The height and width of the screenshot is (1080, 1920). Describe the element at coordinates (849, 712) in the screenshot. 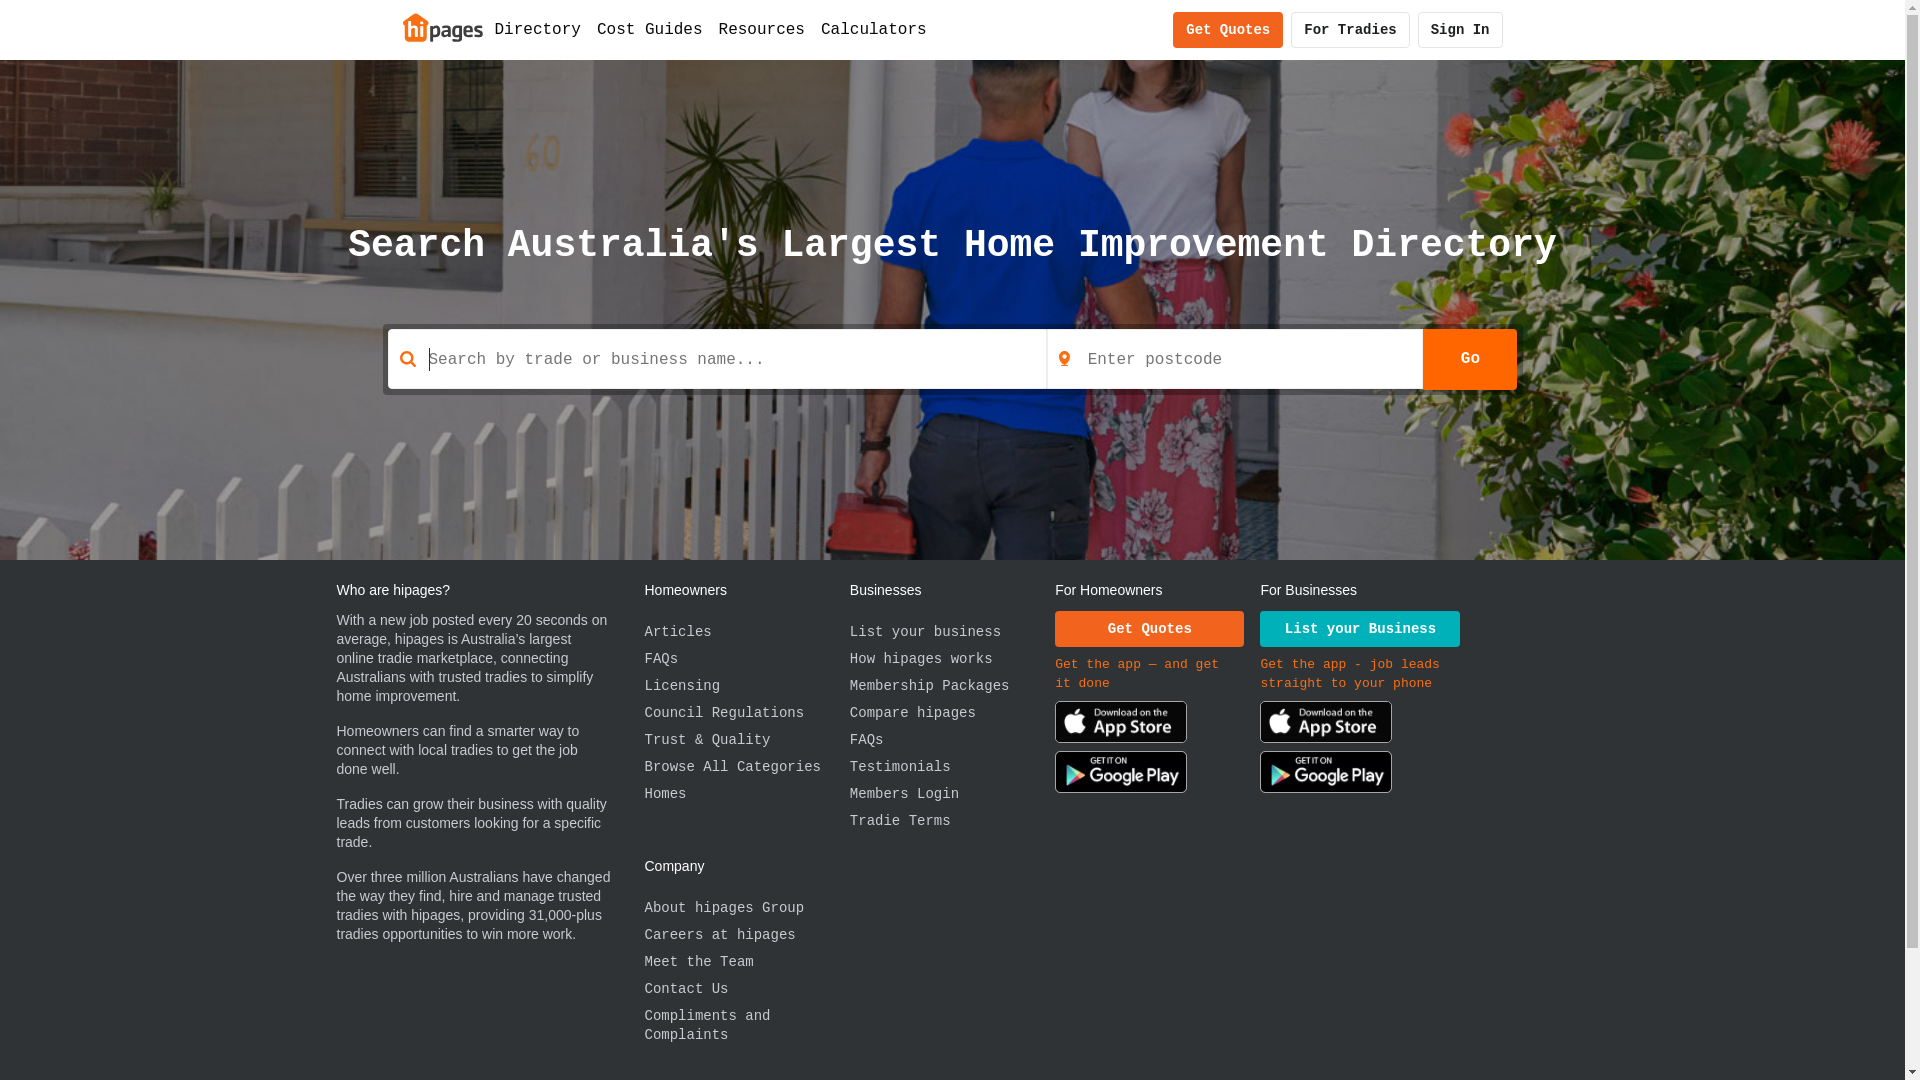

I see `'Compare hipages'` at that location.